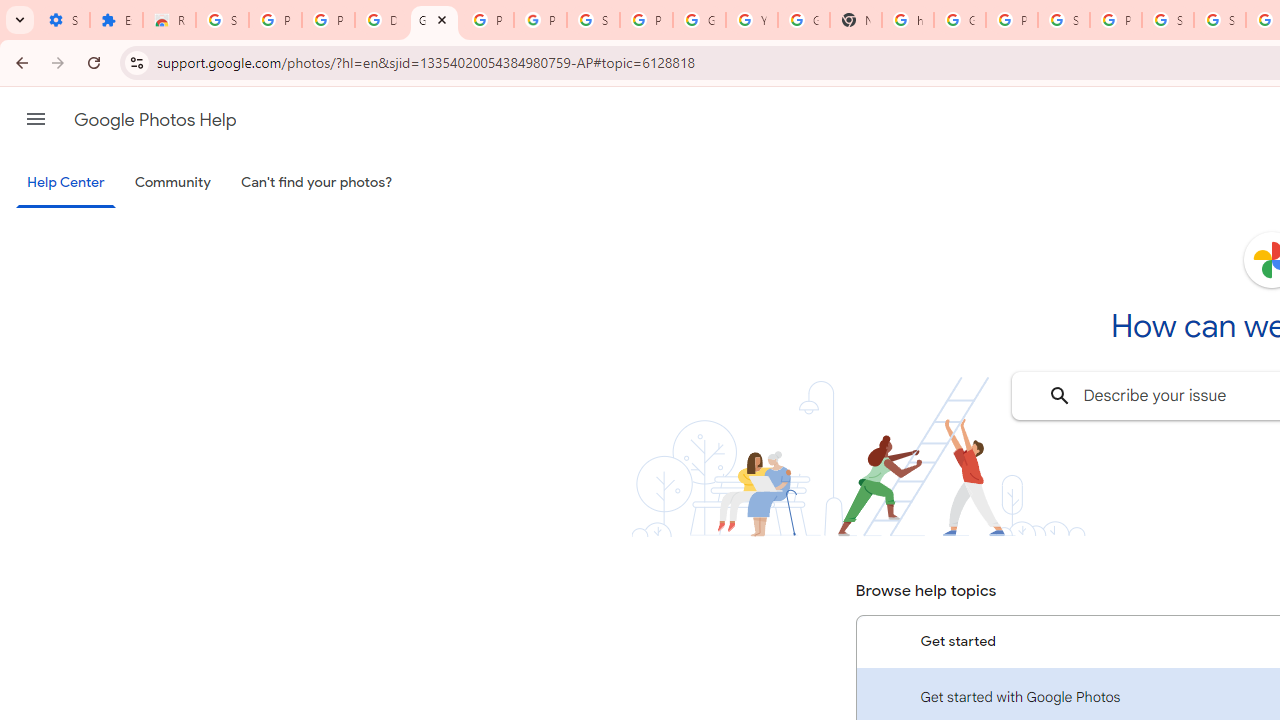  I want to click on 'Google Account', so click(699, 20).